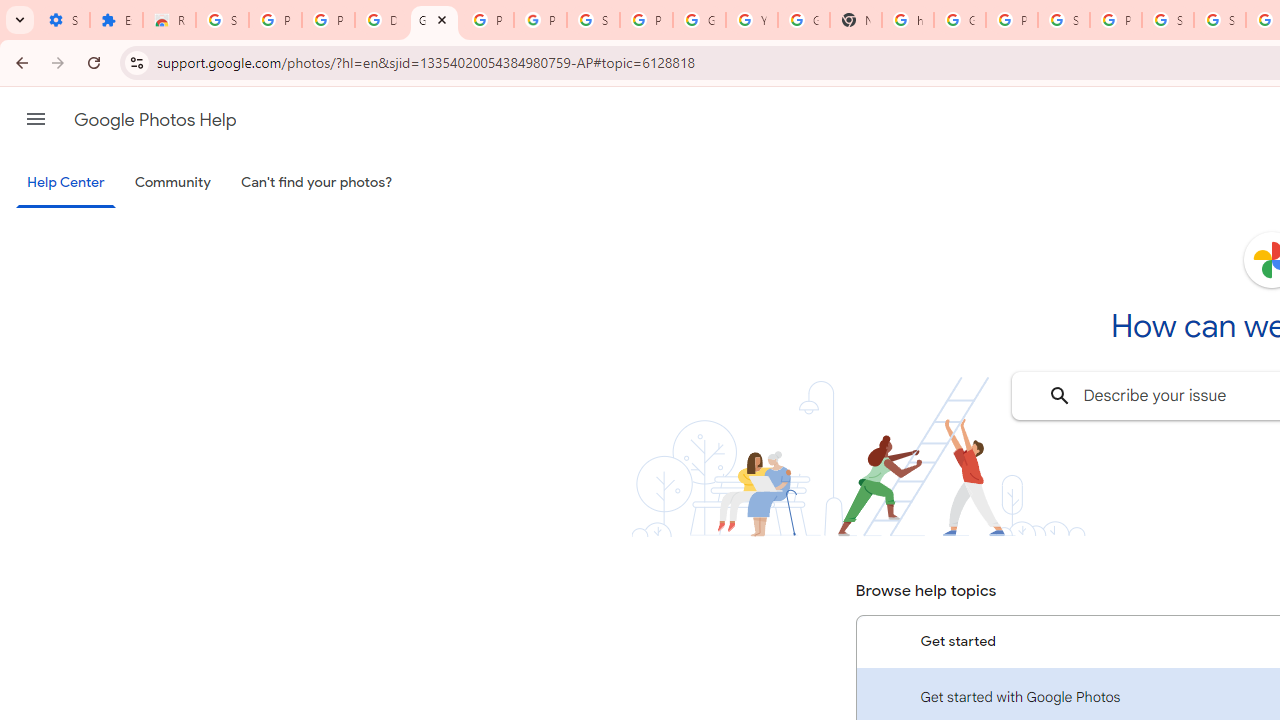  I want to click on 'Google Account', so click(699, 20).